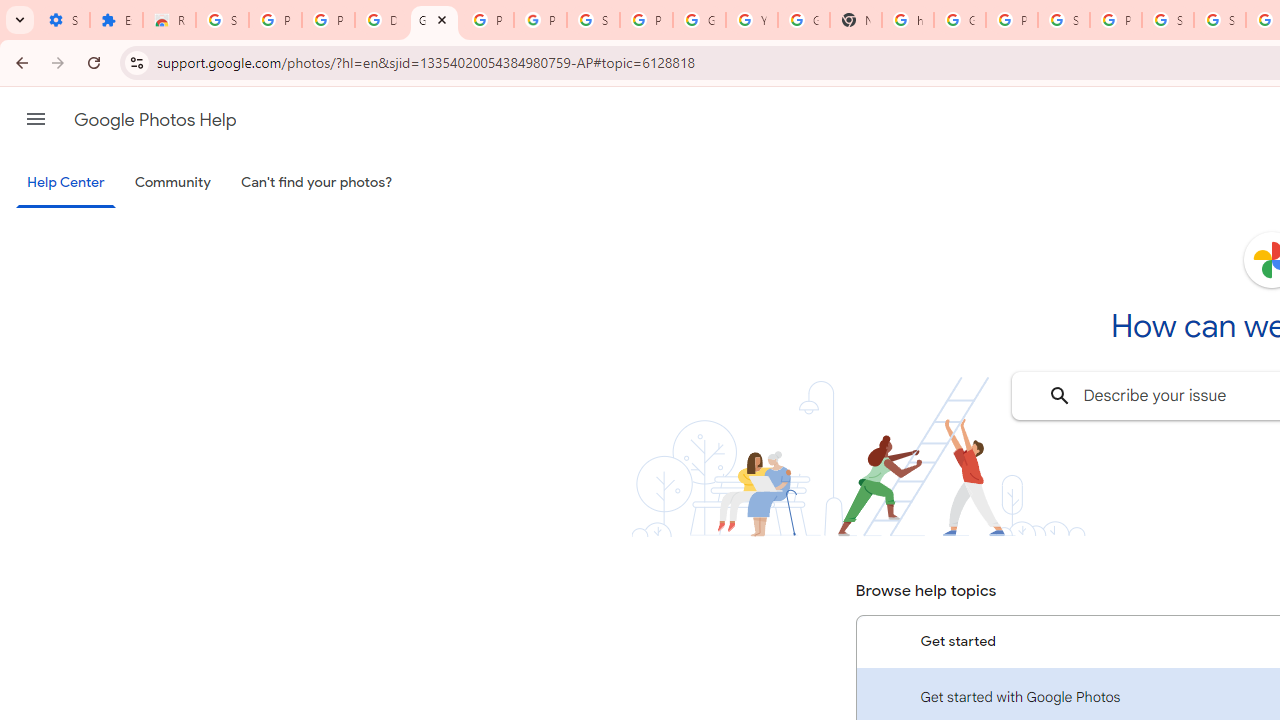  I want to click on 'Google Account', so click(699, 20).